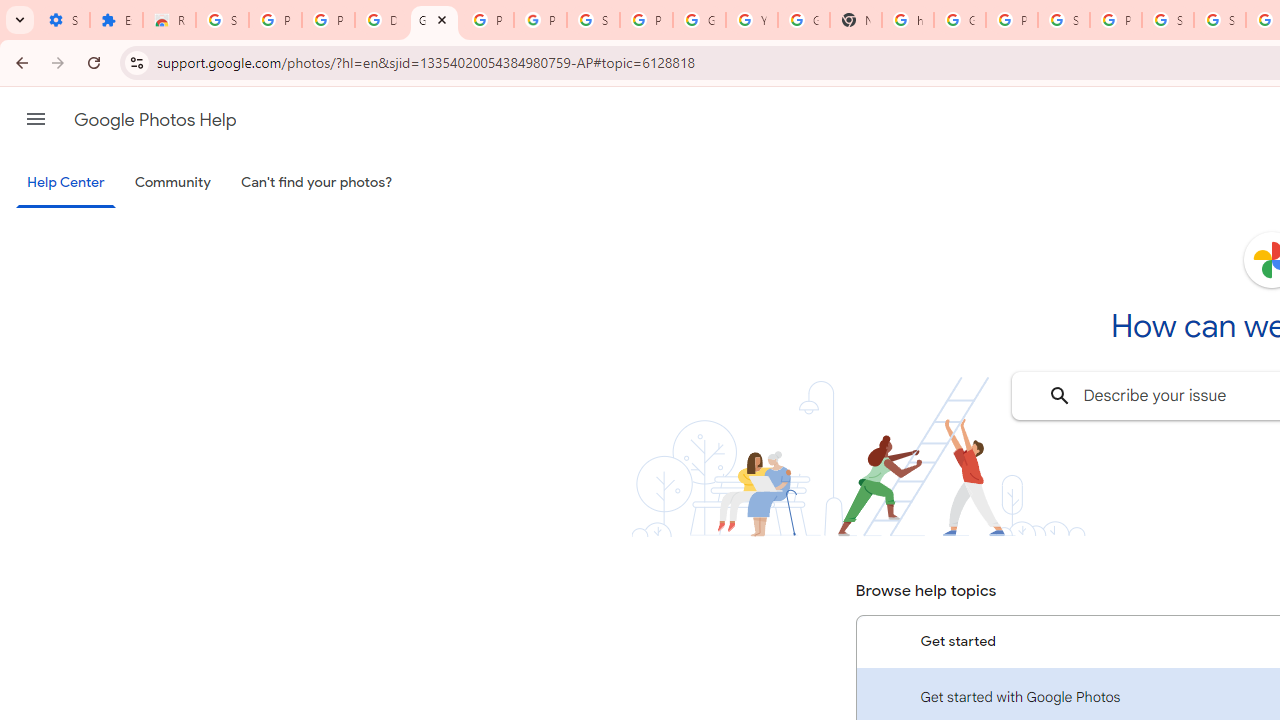  I want to click on 'Google Account', so click(699, 20).